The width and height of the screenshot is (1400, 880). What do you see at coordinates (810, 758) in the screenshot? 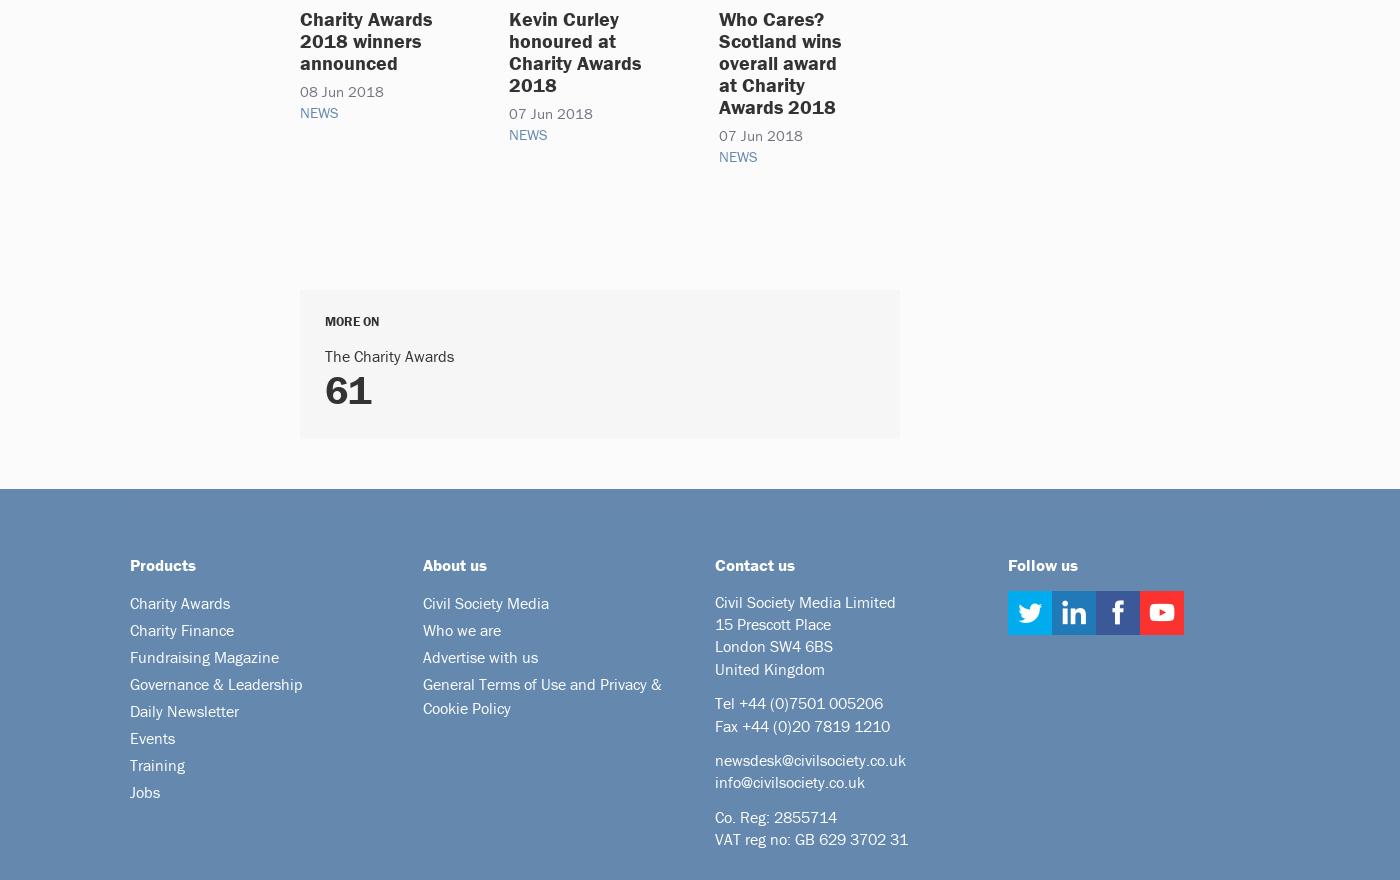
I see `'newsdesk@civilsociety.co.uk'` at bounding box center [810, 758].